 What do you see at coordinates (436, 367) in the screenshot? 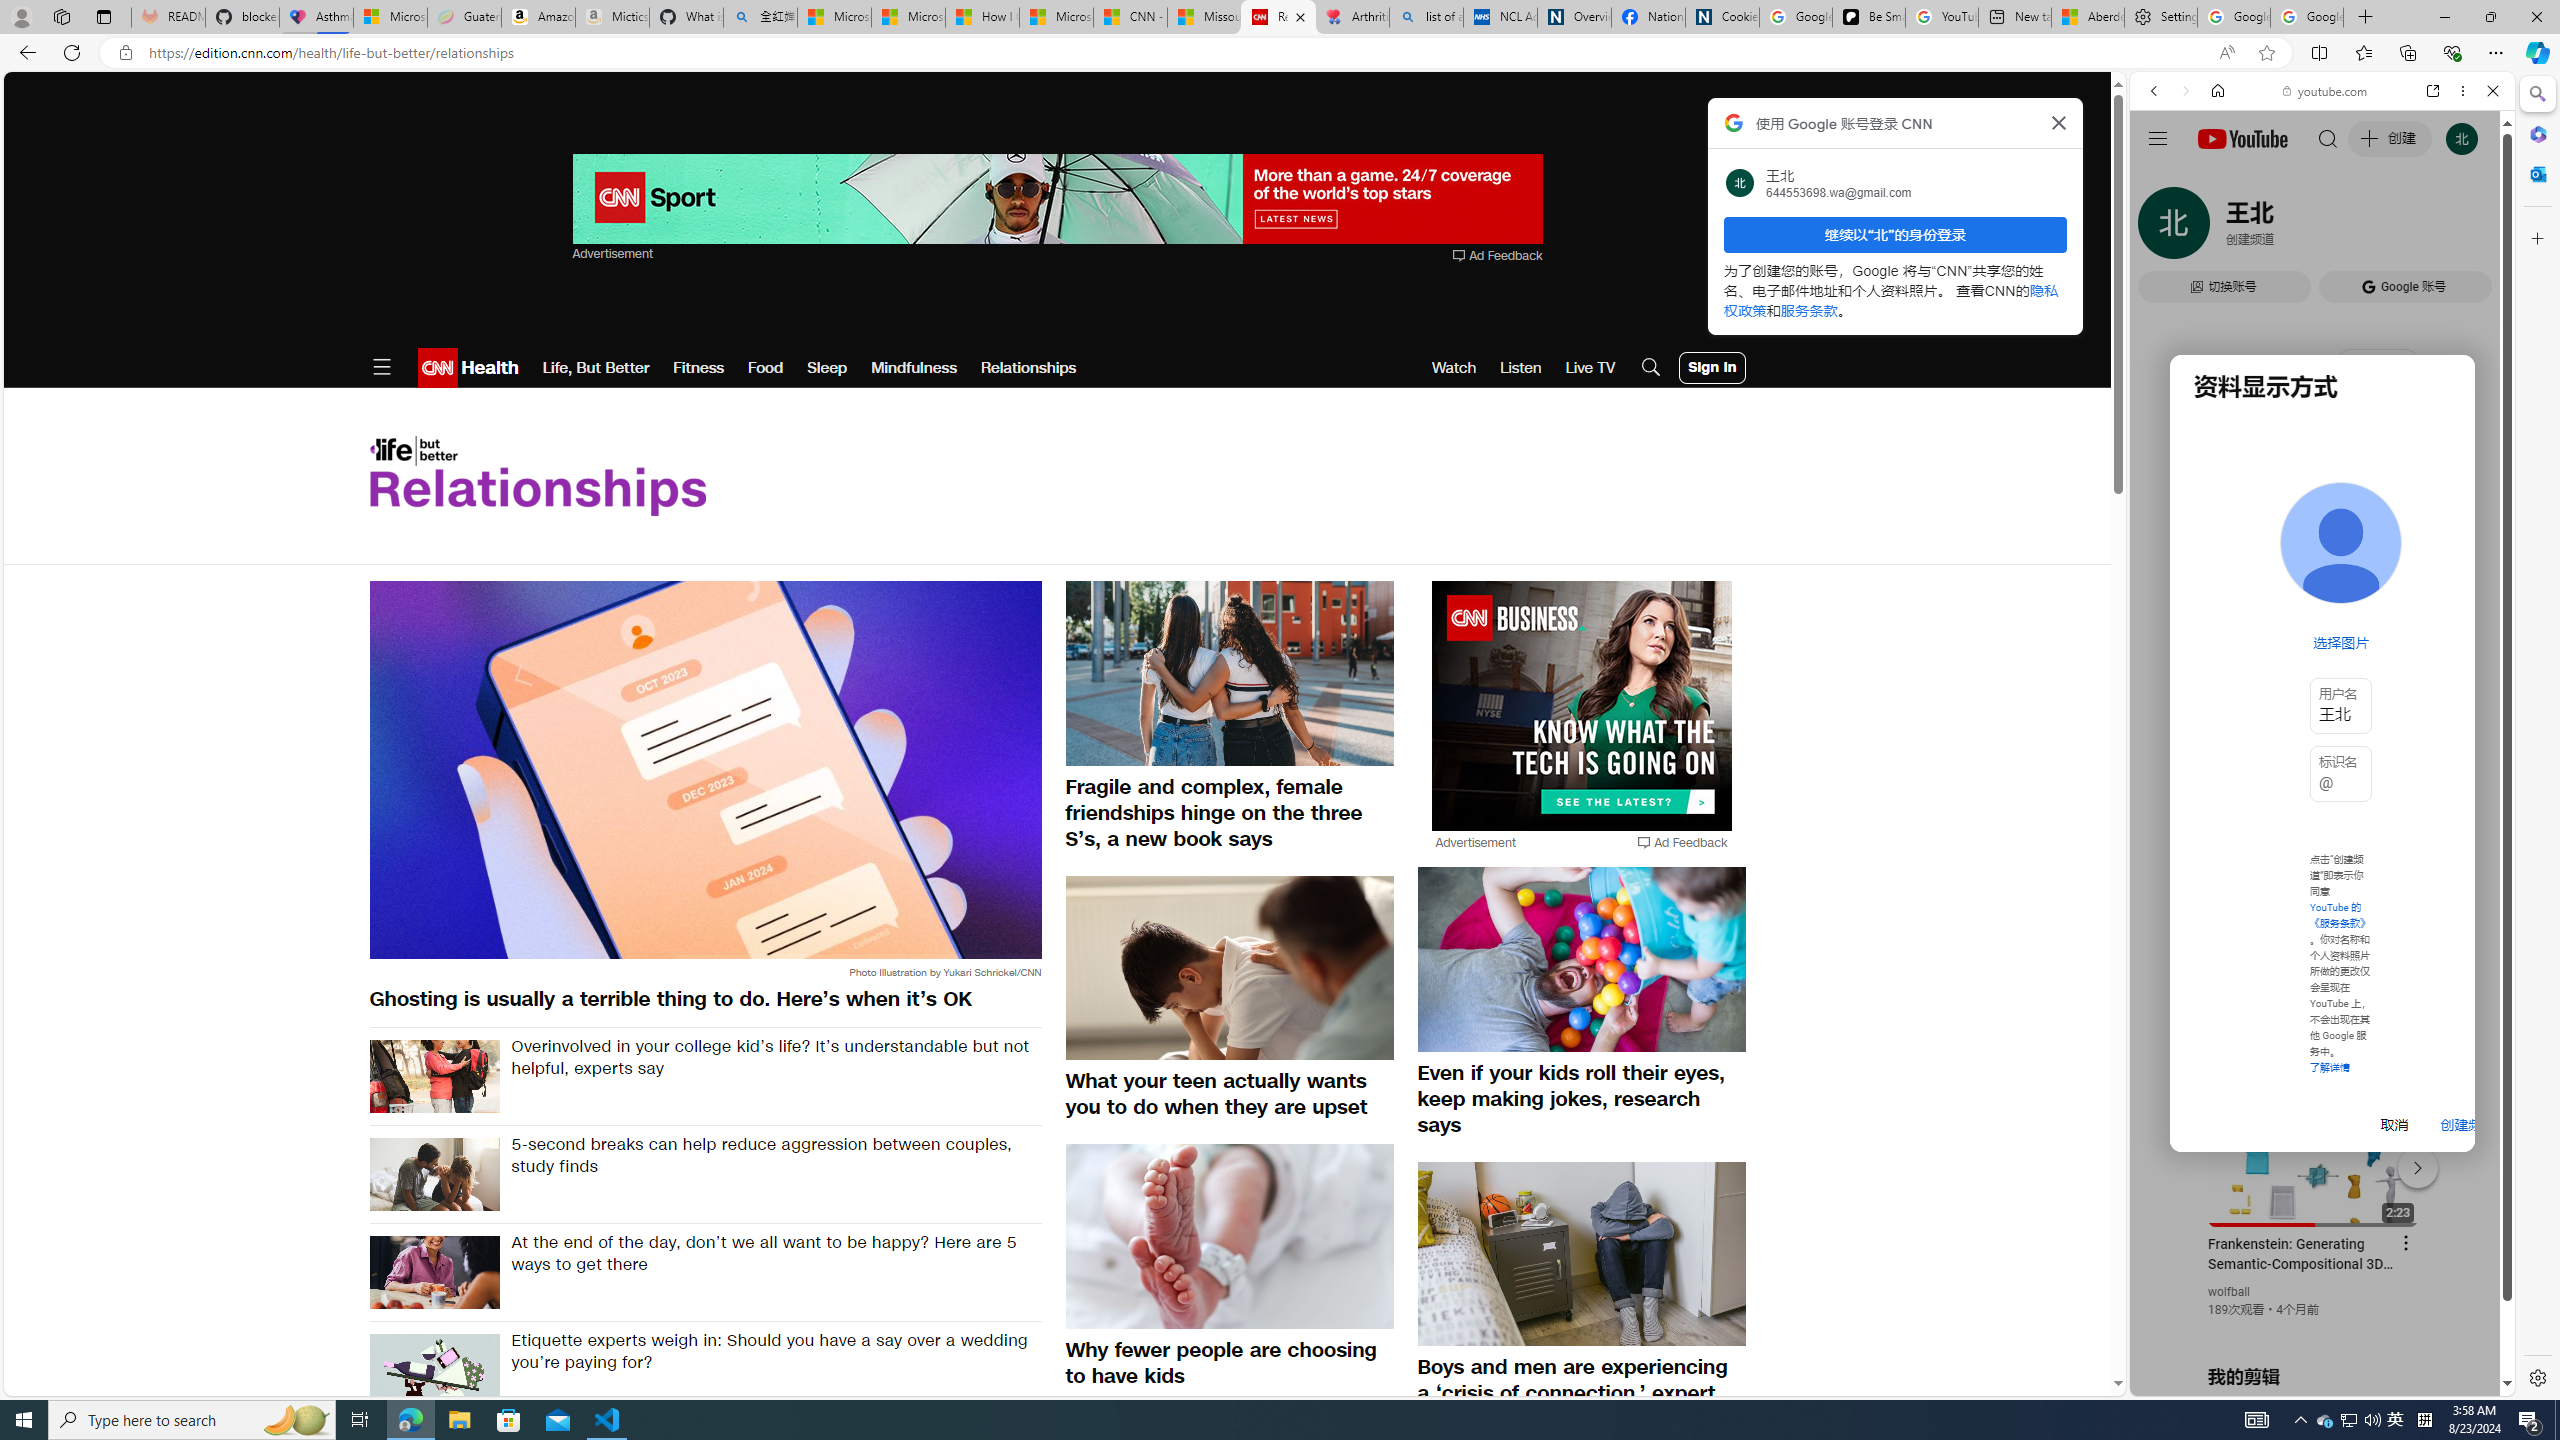
I see `'CNN logo'` at bounding box center [436, 367].